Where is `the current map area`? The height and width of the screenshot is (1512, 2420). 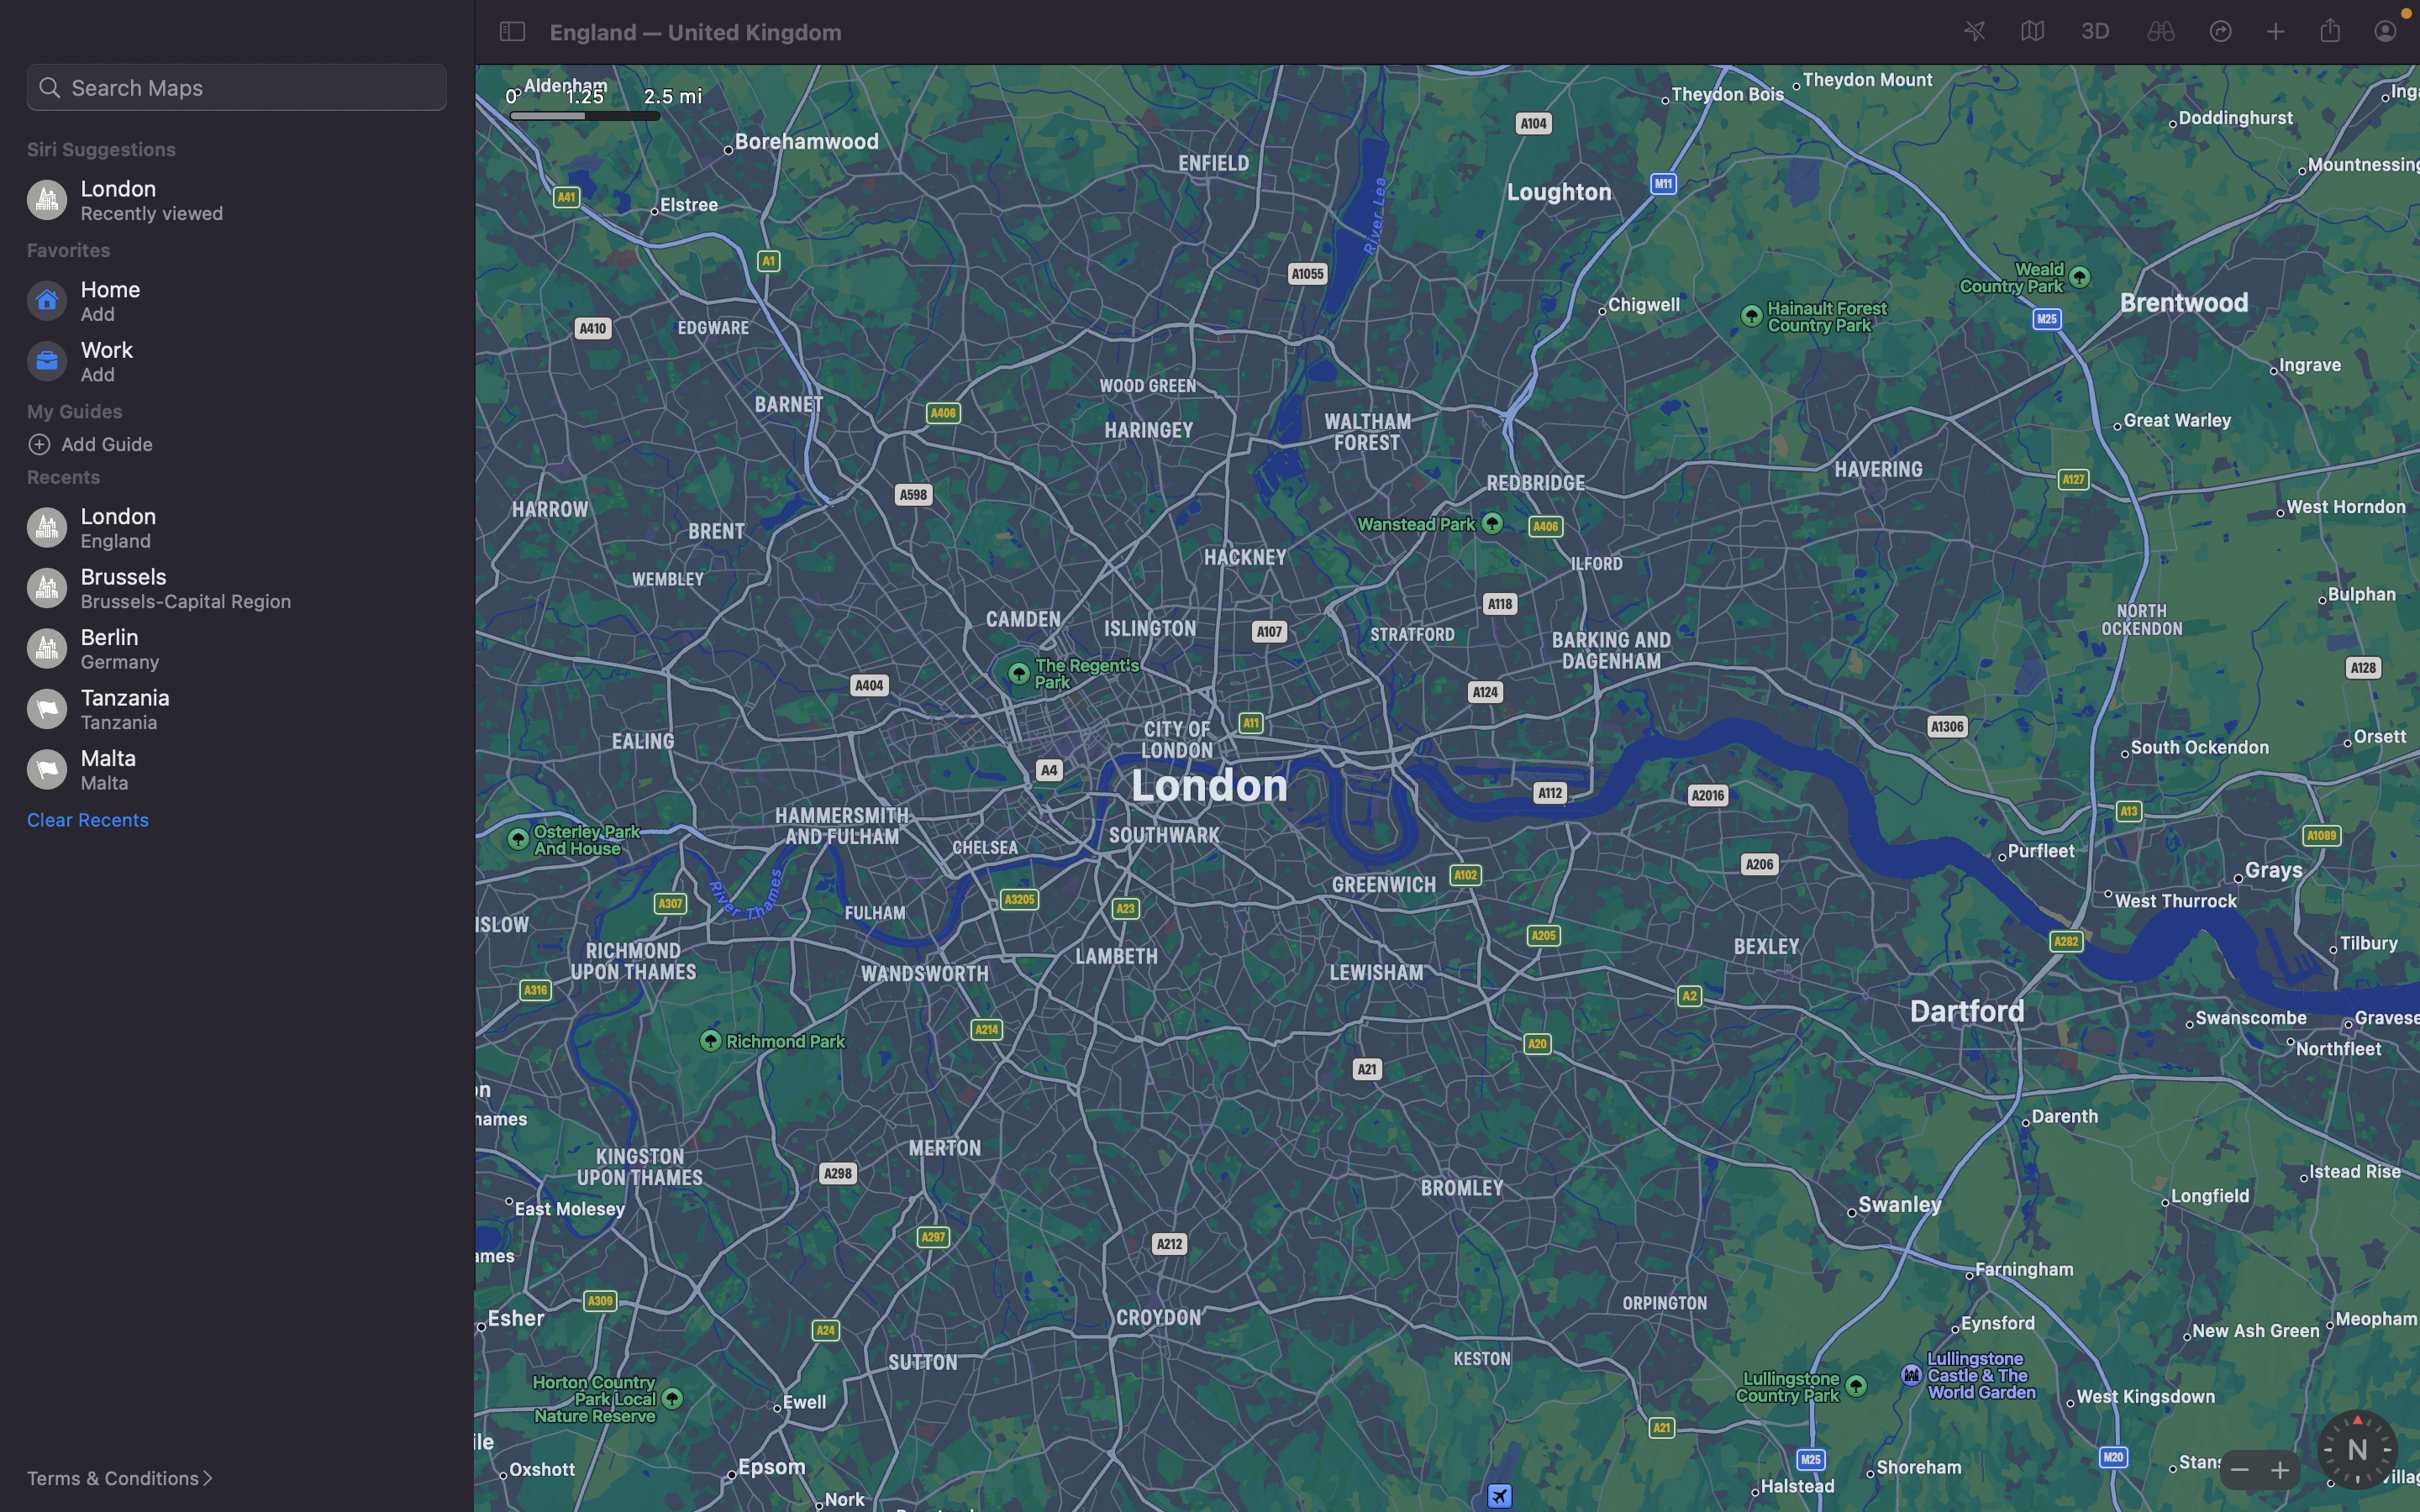 the current map area is located at coordinates (2160, 32).